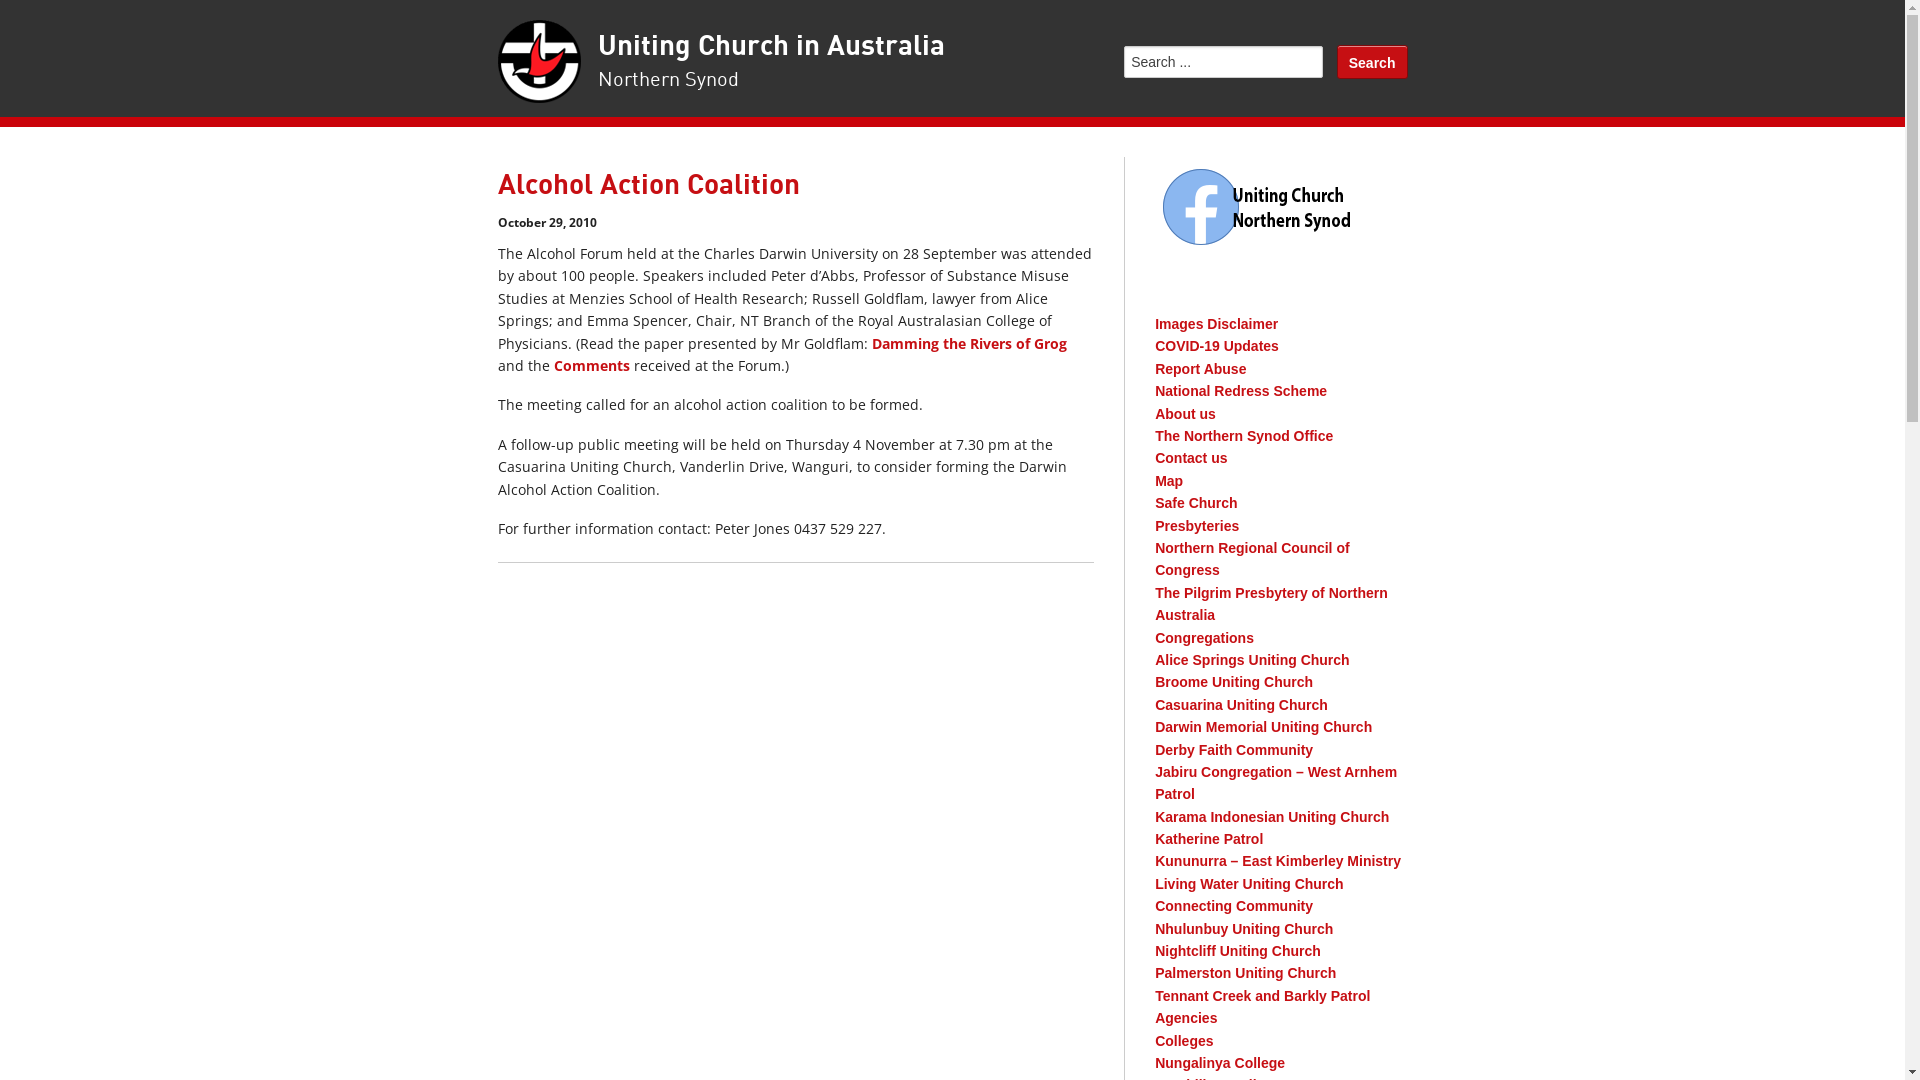 This screenshot has width=1920, height=1080. Describe the element at coordinates (1271, 817) in the screenshot. I see `'Karama Indonesian Uniting Church'` at that location.